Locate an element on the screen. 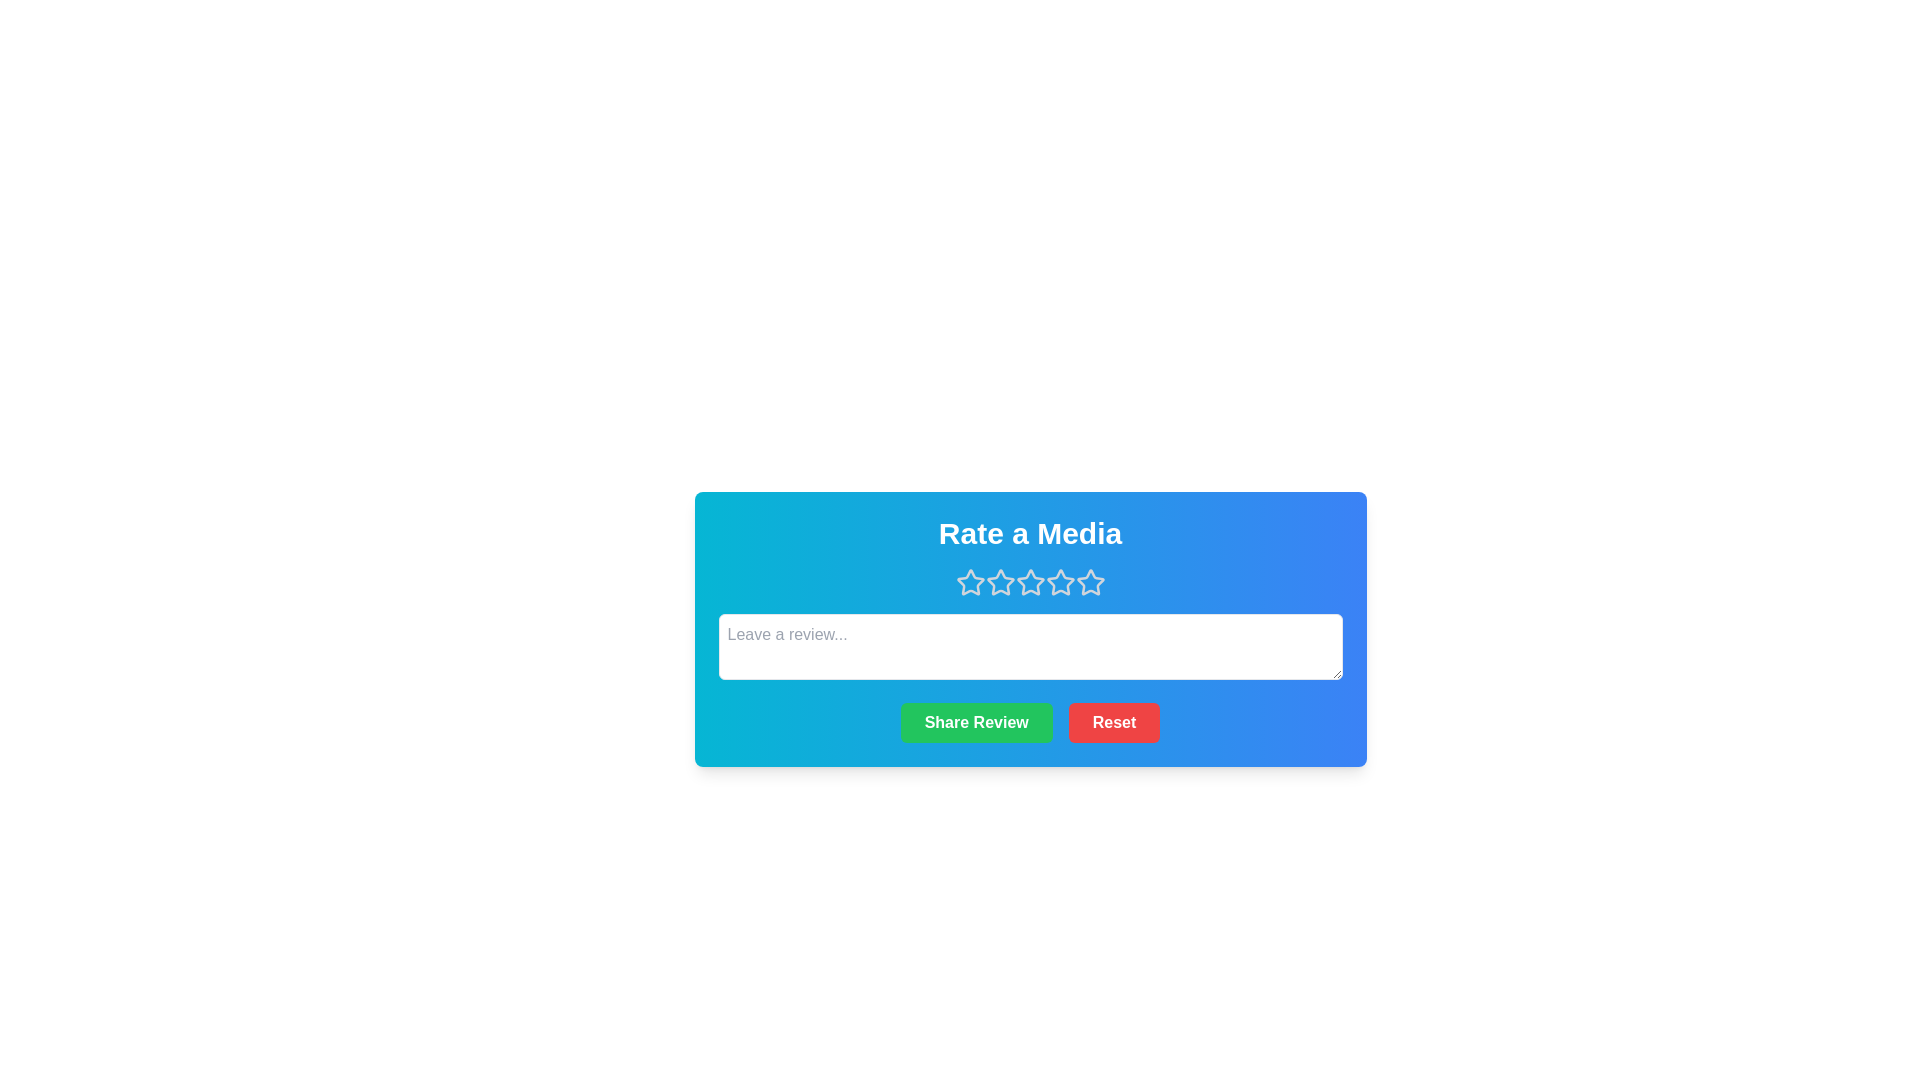 The image size is (1920, 1080). the 'Share Review' button is located at coordinates (976, 722).